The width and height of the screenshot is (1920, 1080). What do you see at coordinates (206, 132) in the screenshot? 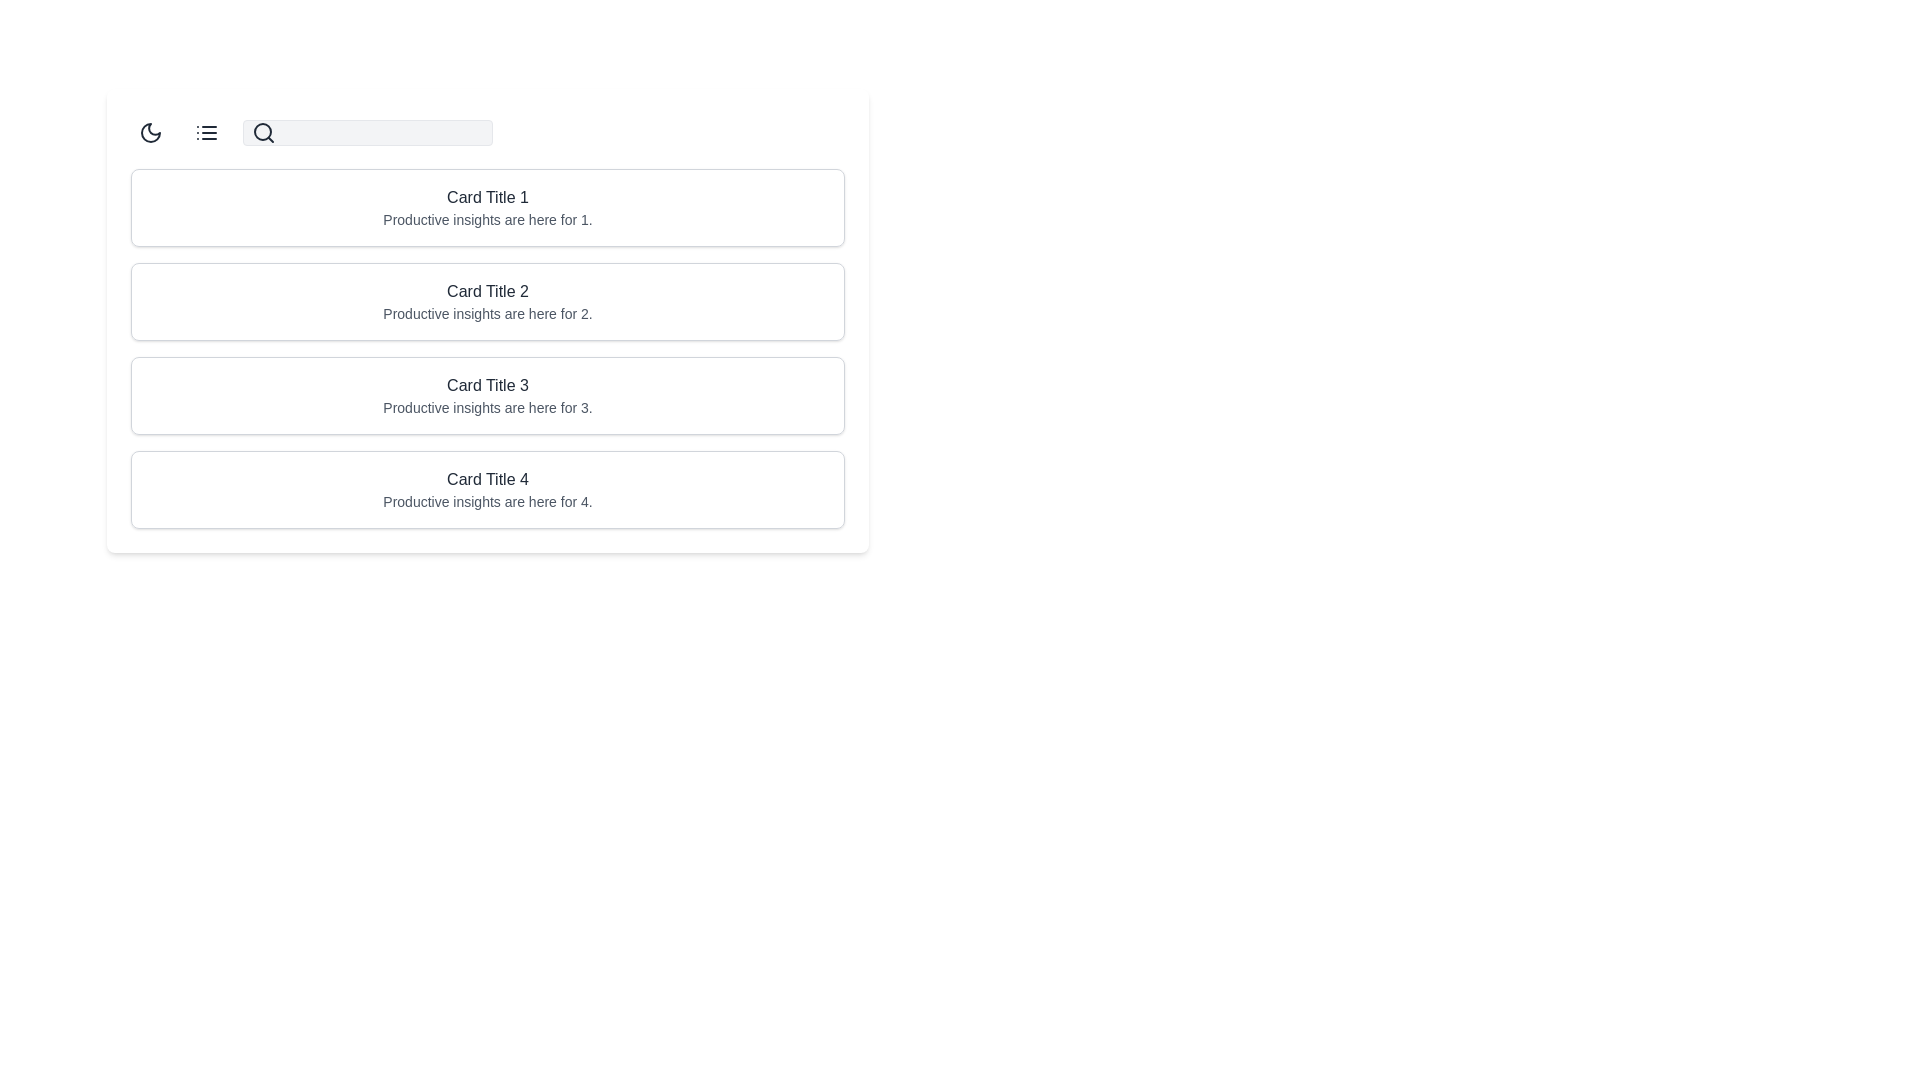
I see `the list icon button, which is represented by three horizontal bars with circular dots, located in the upper left section of the interface` at bounding box center [206, 132].